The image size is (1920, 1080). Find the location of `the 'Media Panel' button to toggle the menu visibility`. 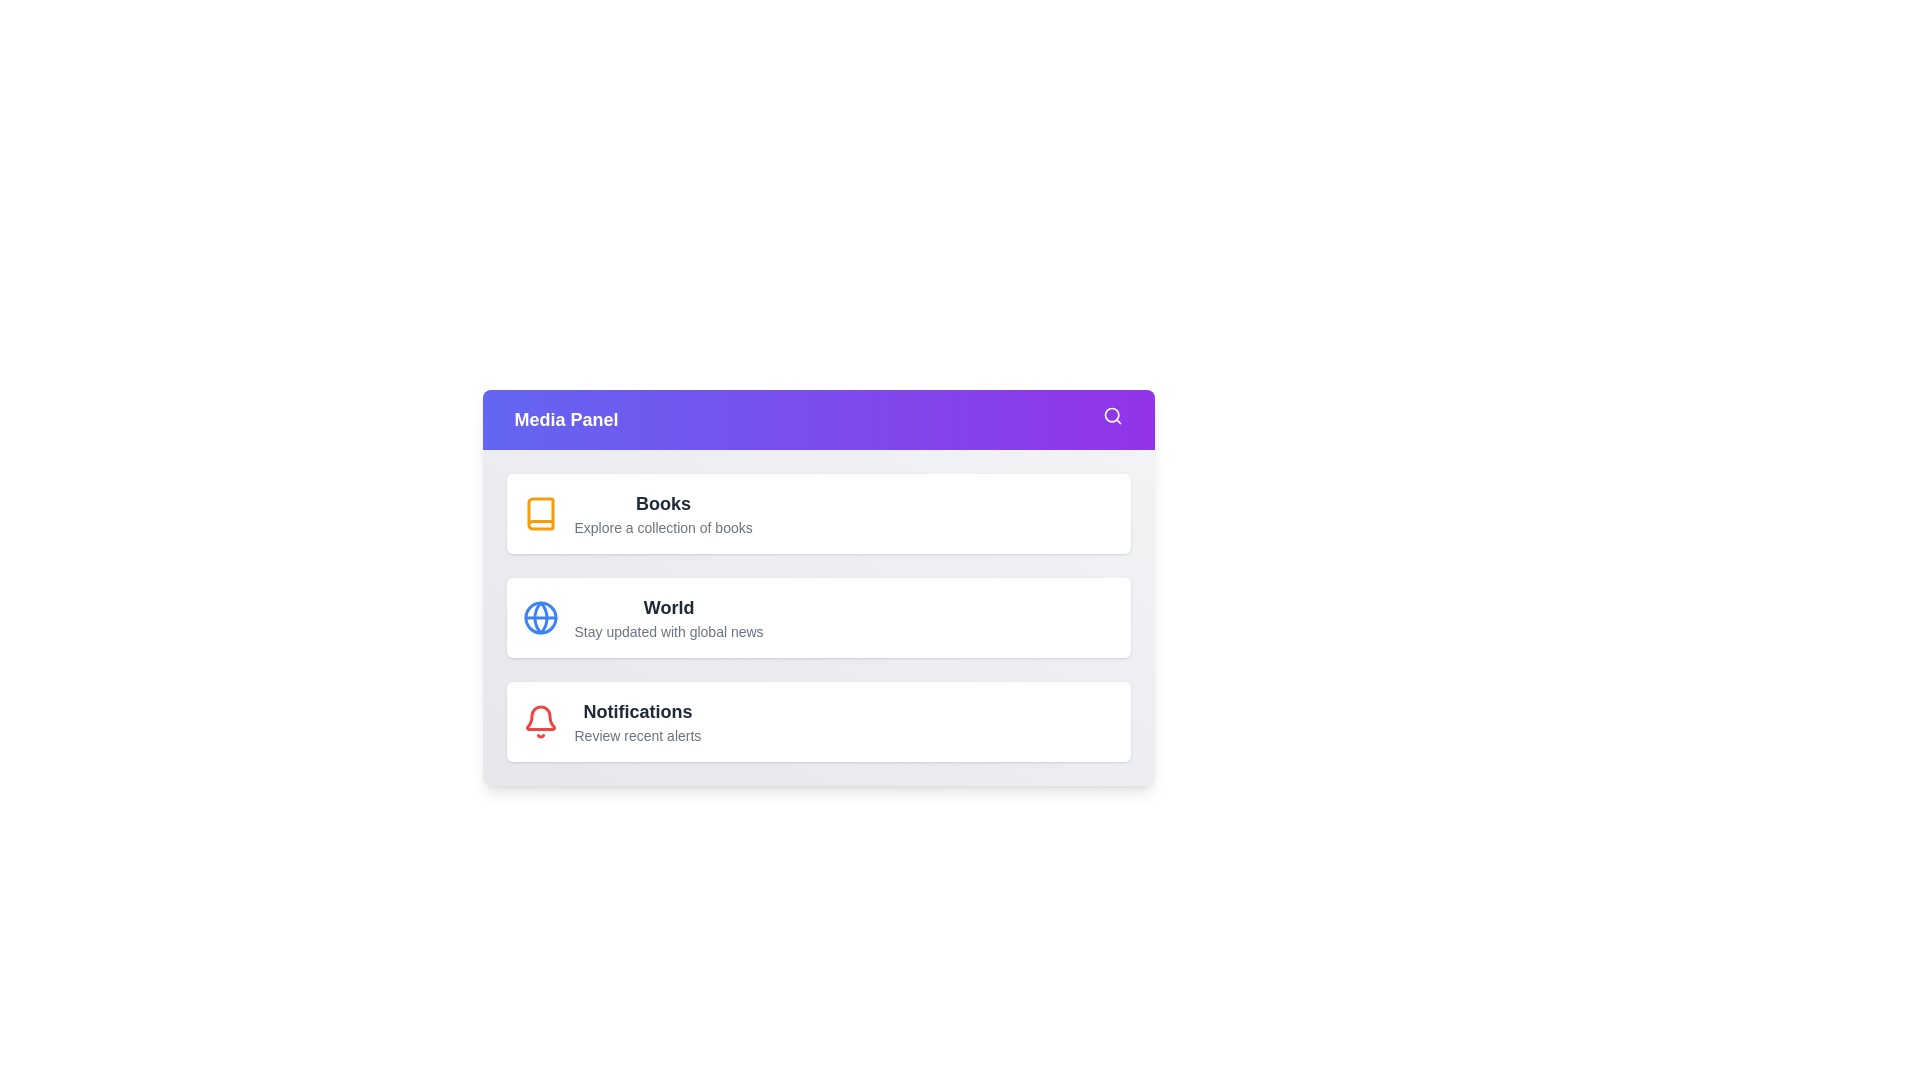

the 'Media Panel' button to toggle the menu visibility is located at coordinates (818, 419).